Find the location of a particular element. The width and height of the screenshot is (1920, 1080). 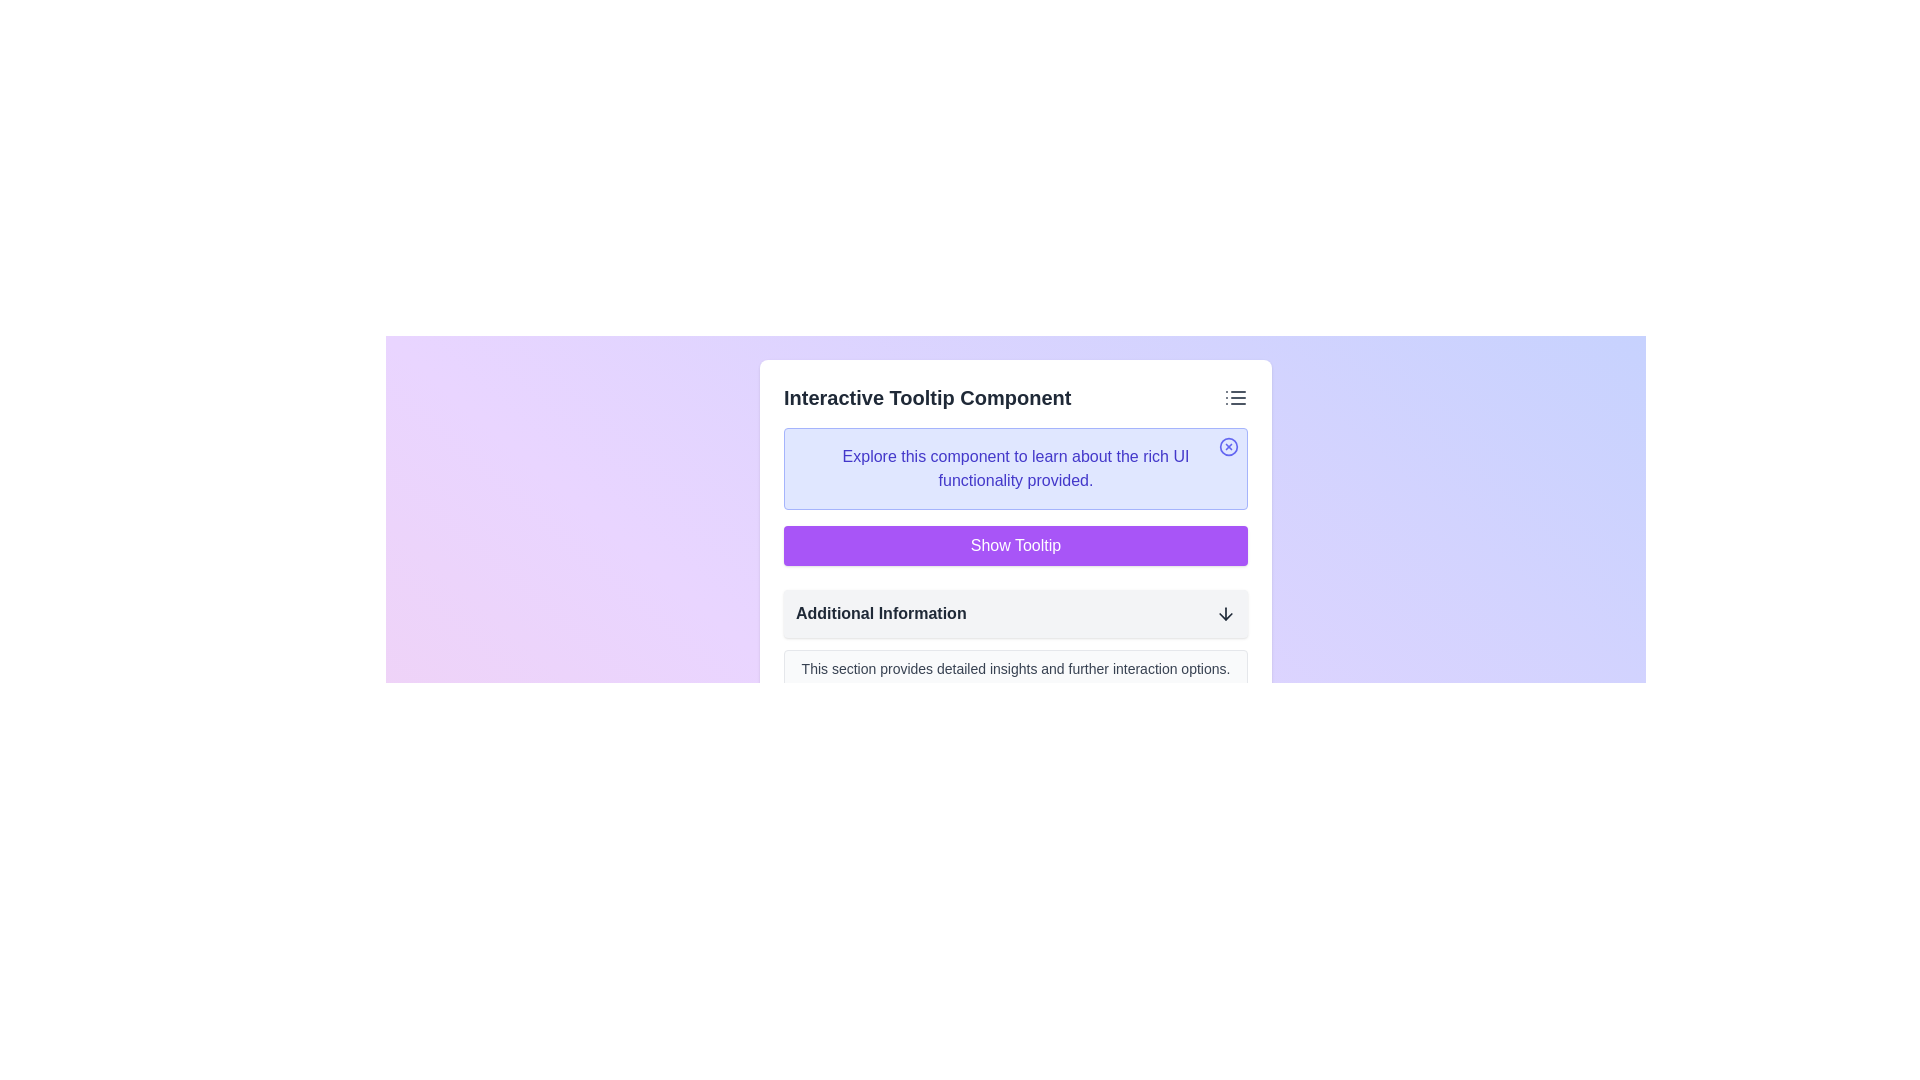

the downward-pointing arrow icon located at the far right of the 'Additional Information' row is located at coordinates (1224, 612).